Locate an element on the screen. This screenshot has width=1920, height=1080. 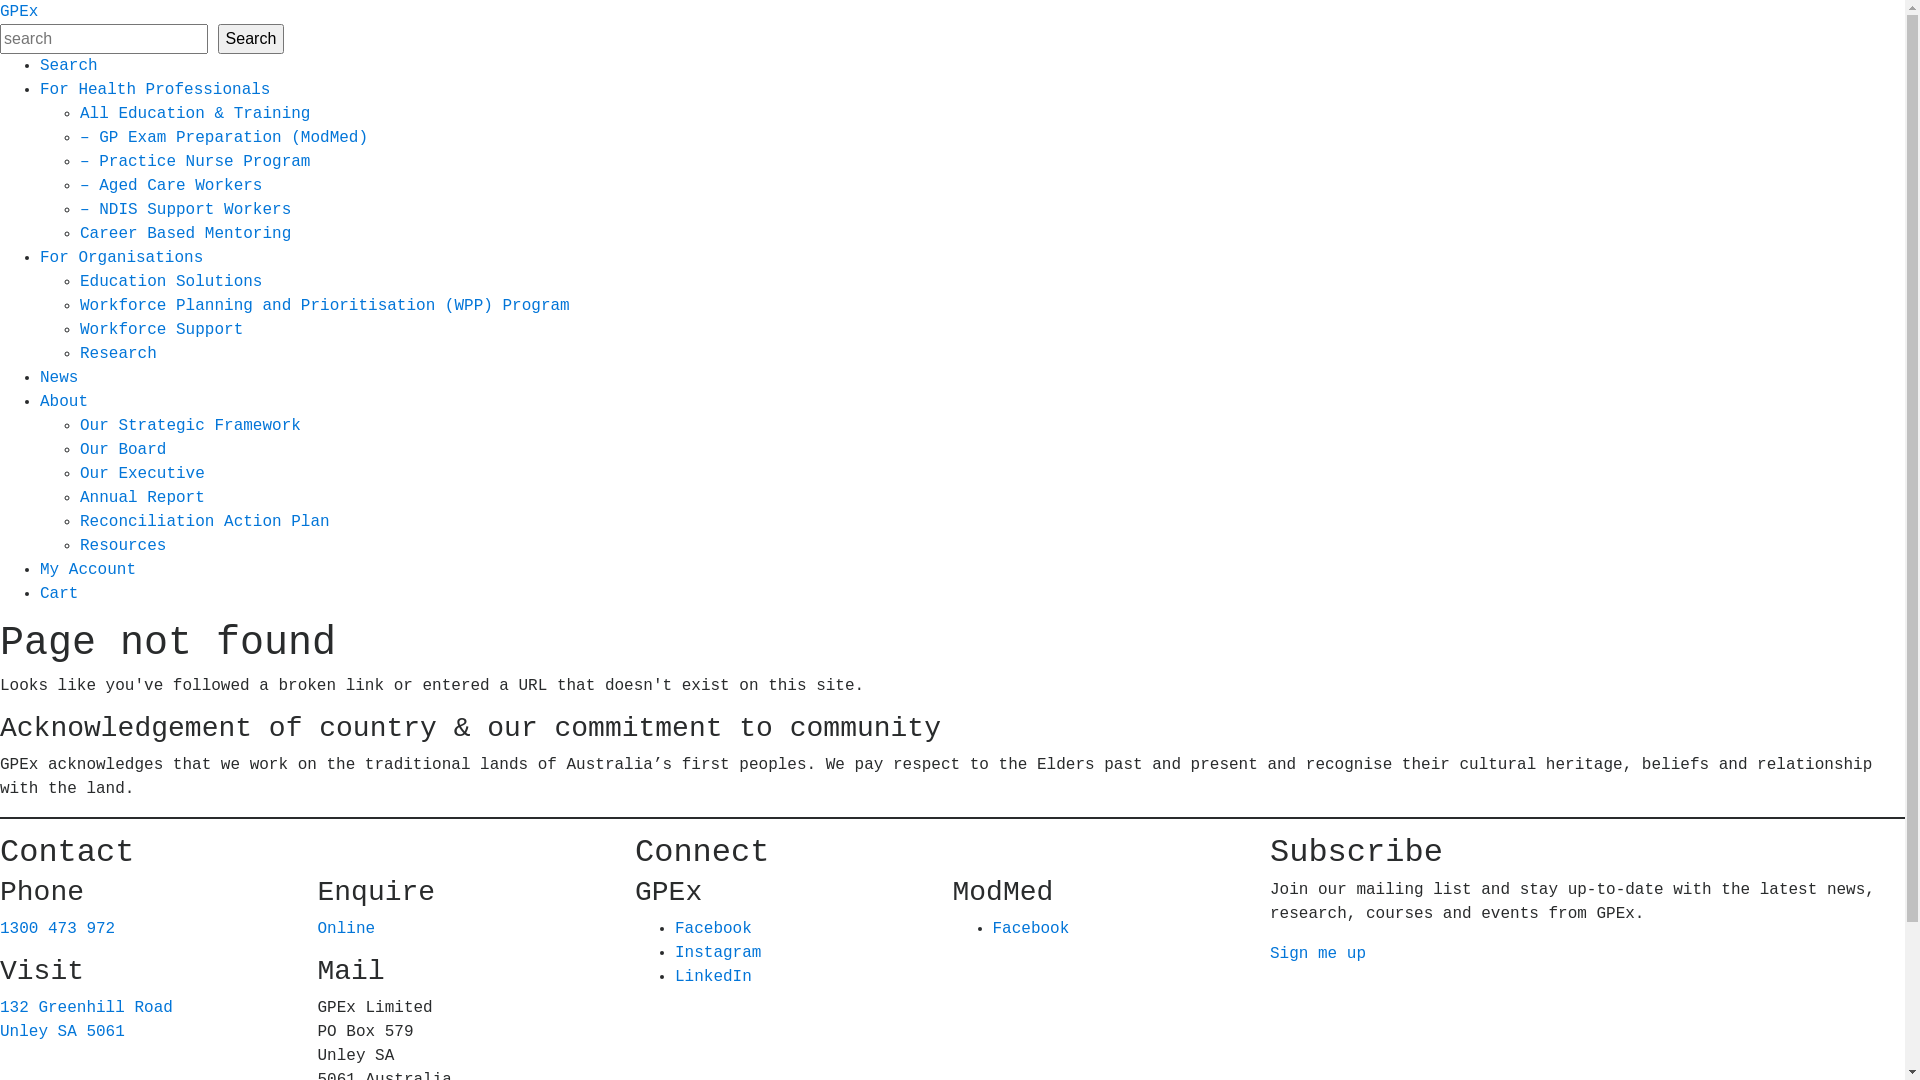
'Research' is located at coordinates (117, 353).